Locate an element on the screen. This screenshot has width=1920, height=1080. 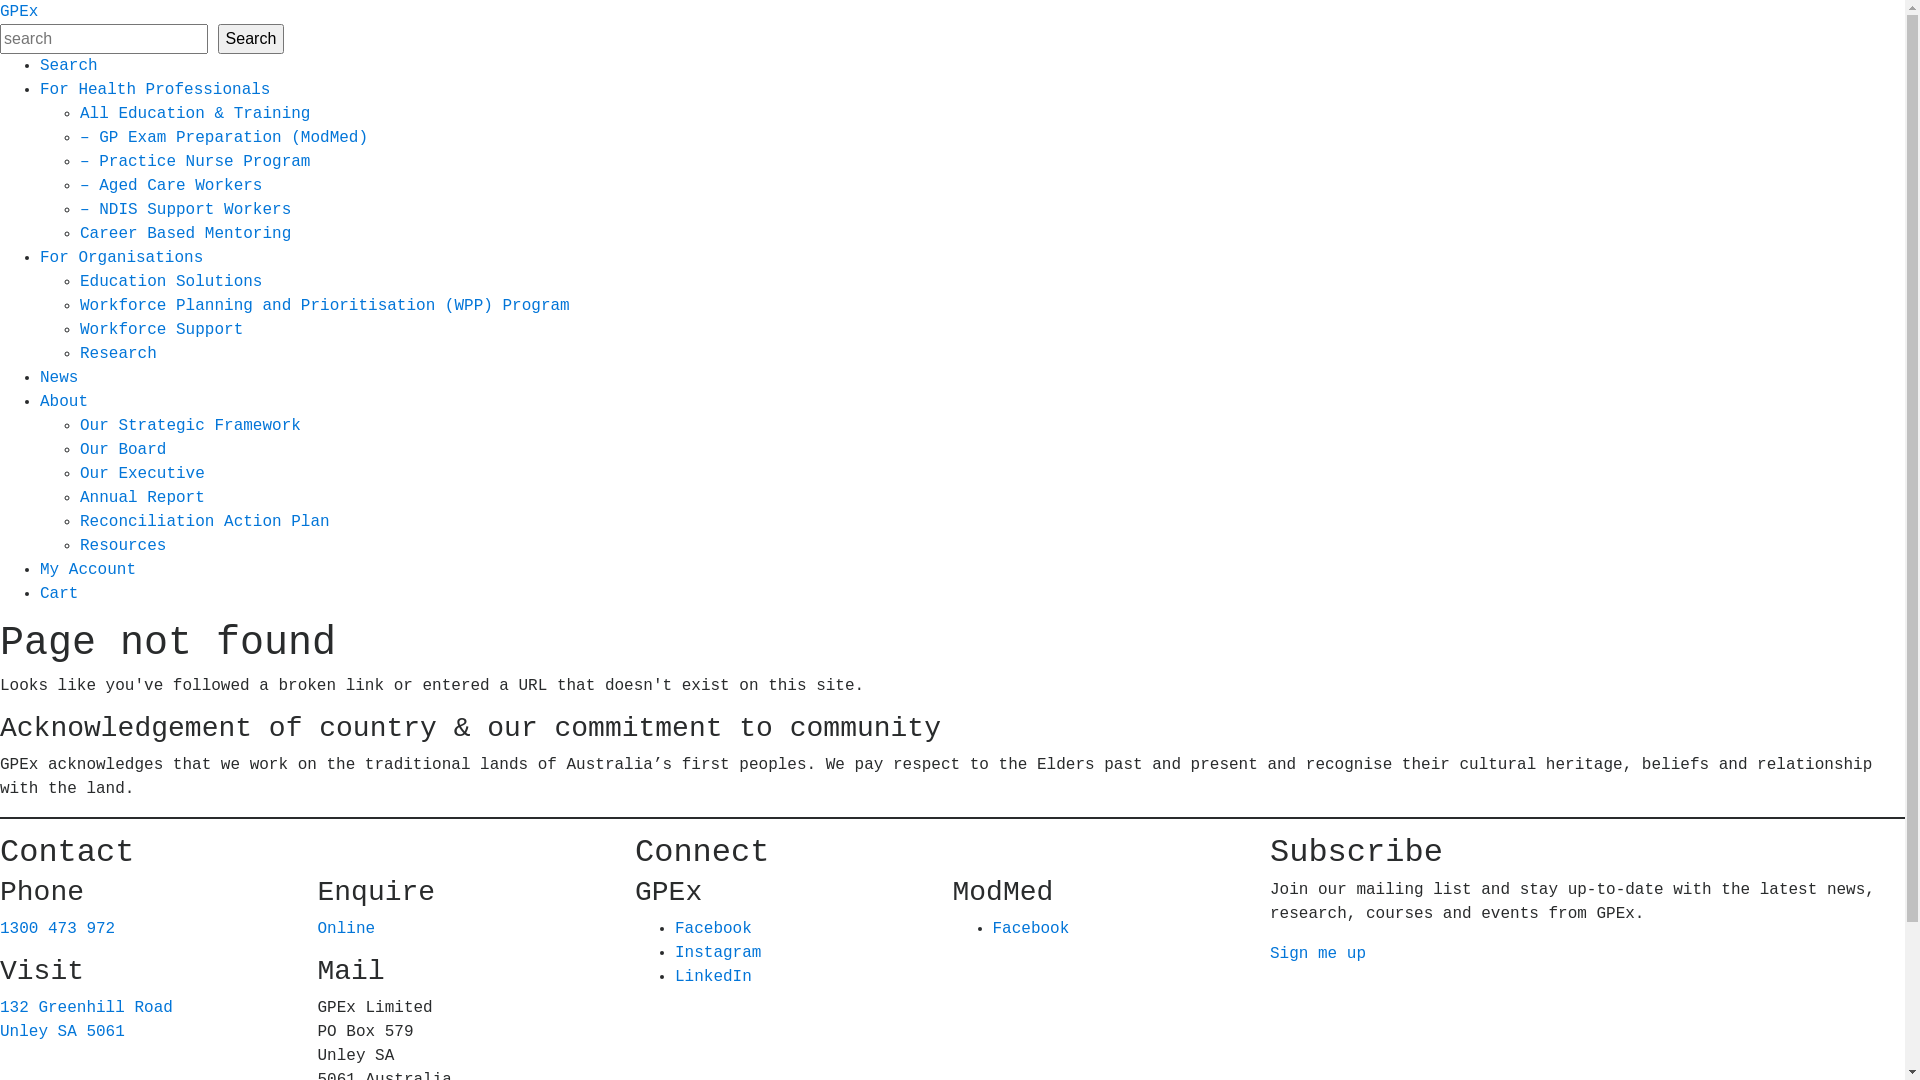
'Research' is located at coordinates (117, 353).